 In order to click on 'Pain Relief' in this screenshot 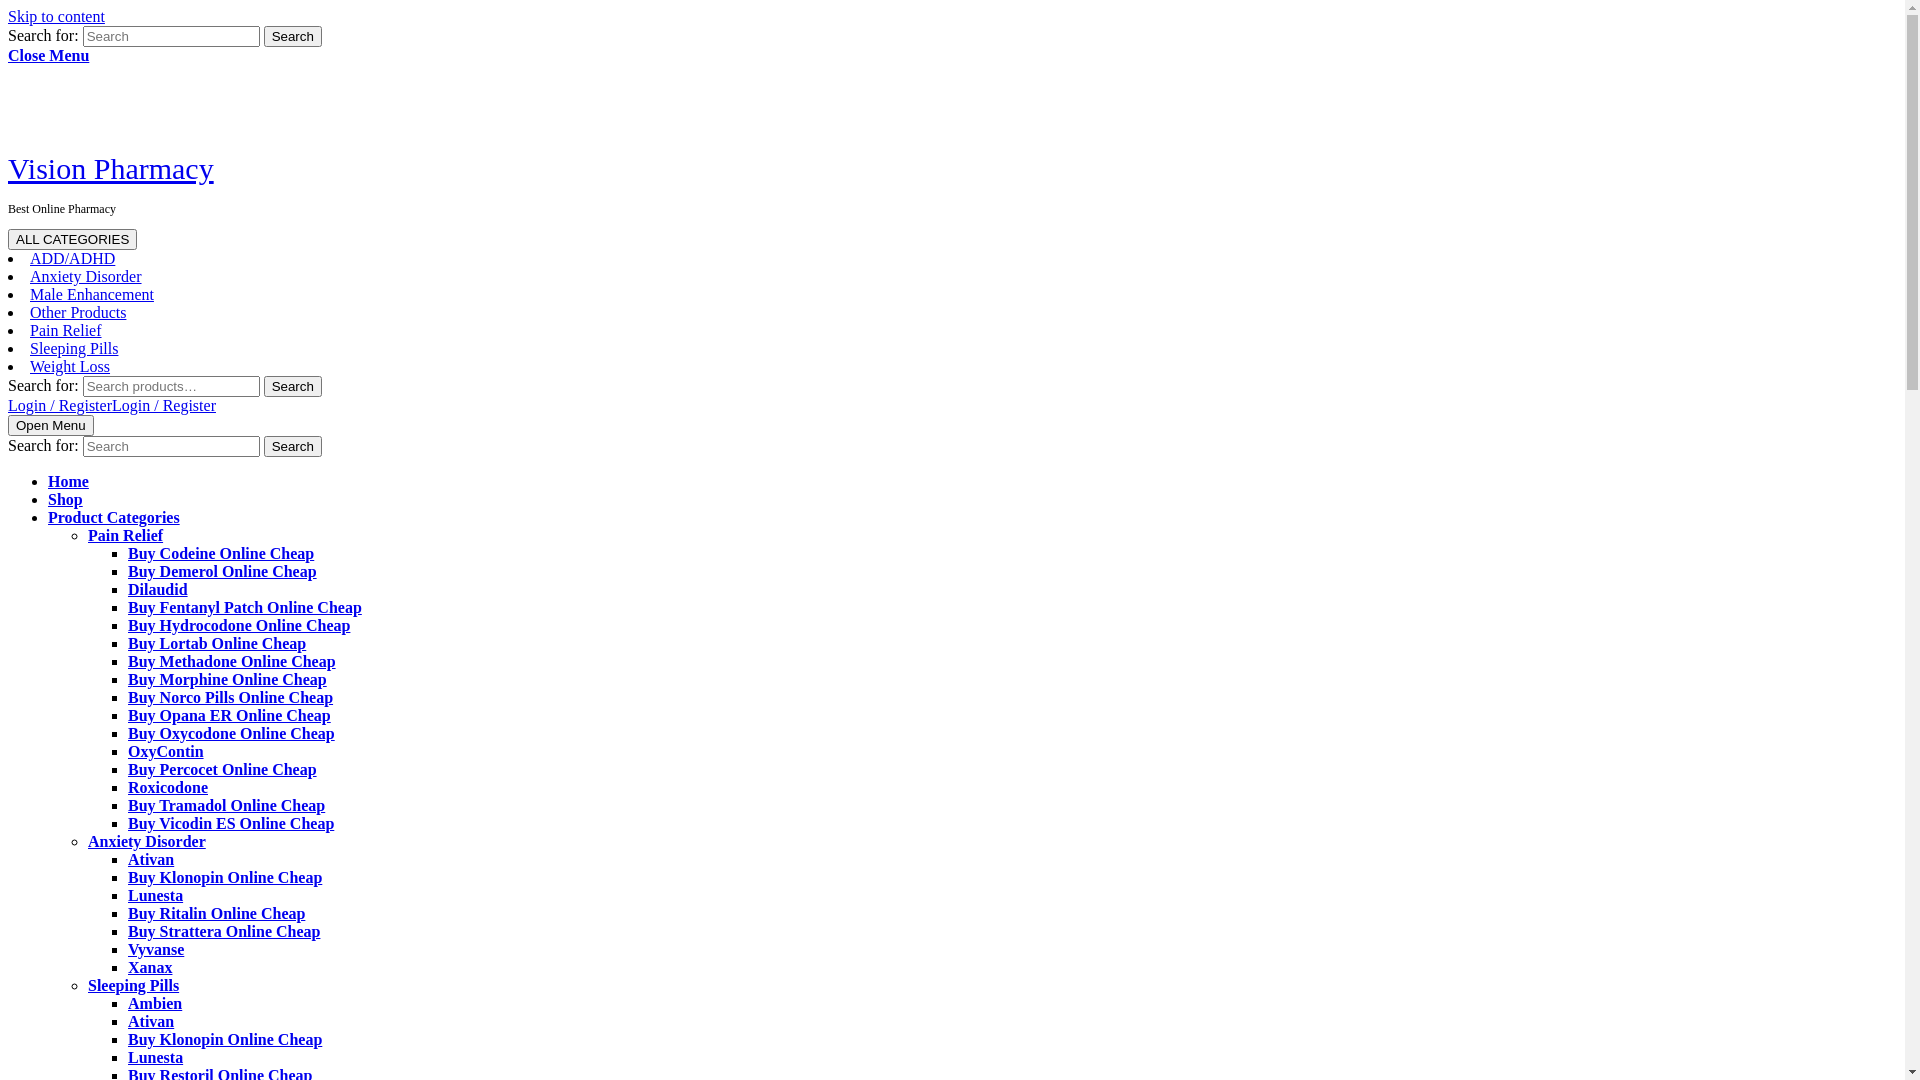, I will do `click(124, 534)`.